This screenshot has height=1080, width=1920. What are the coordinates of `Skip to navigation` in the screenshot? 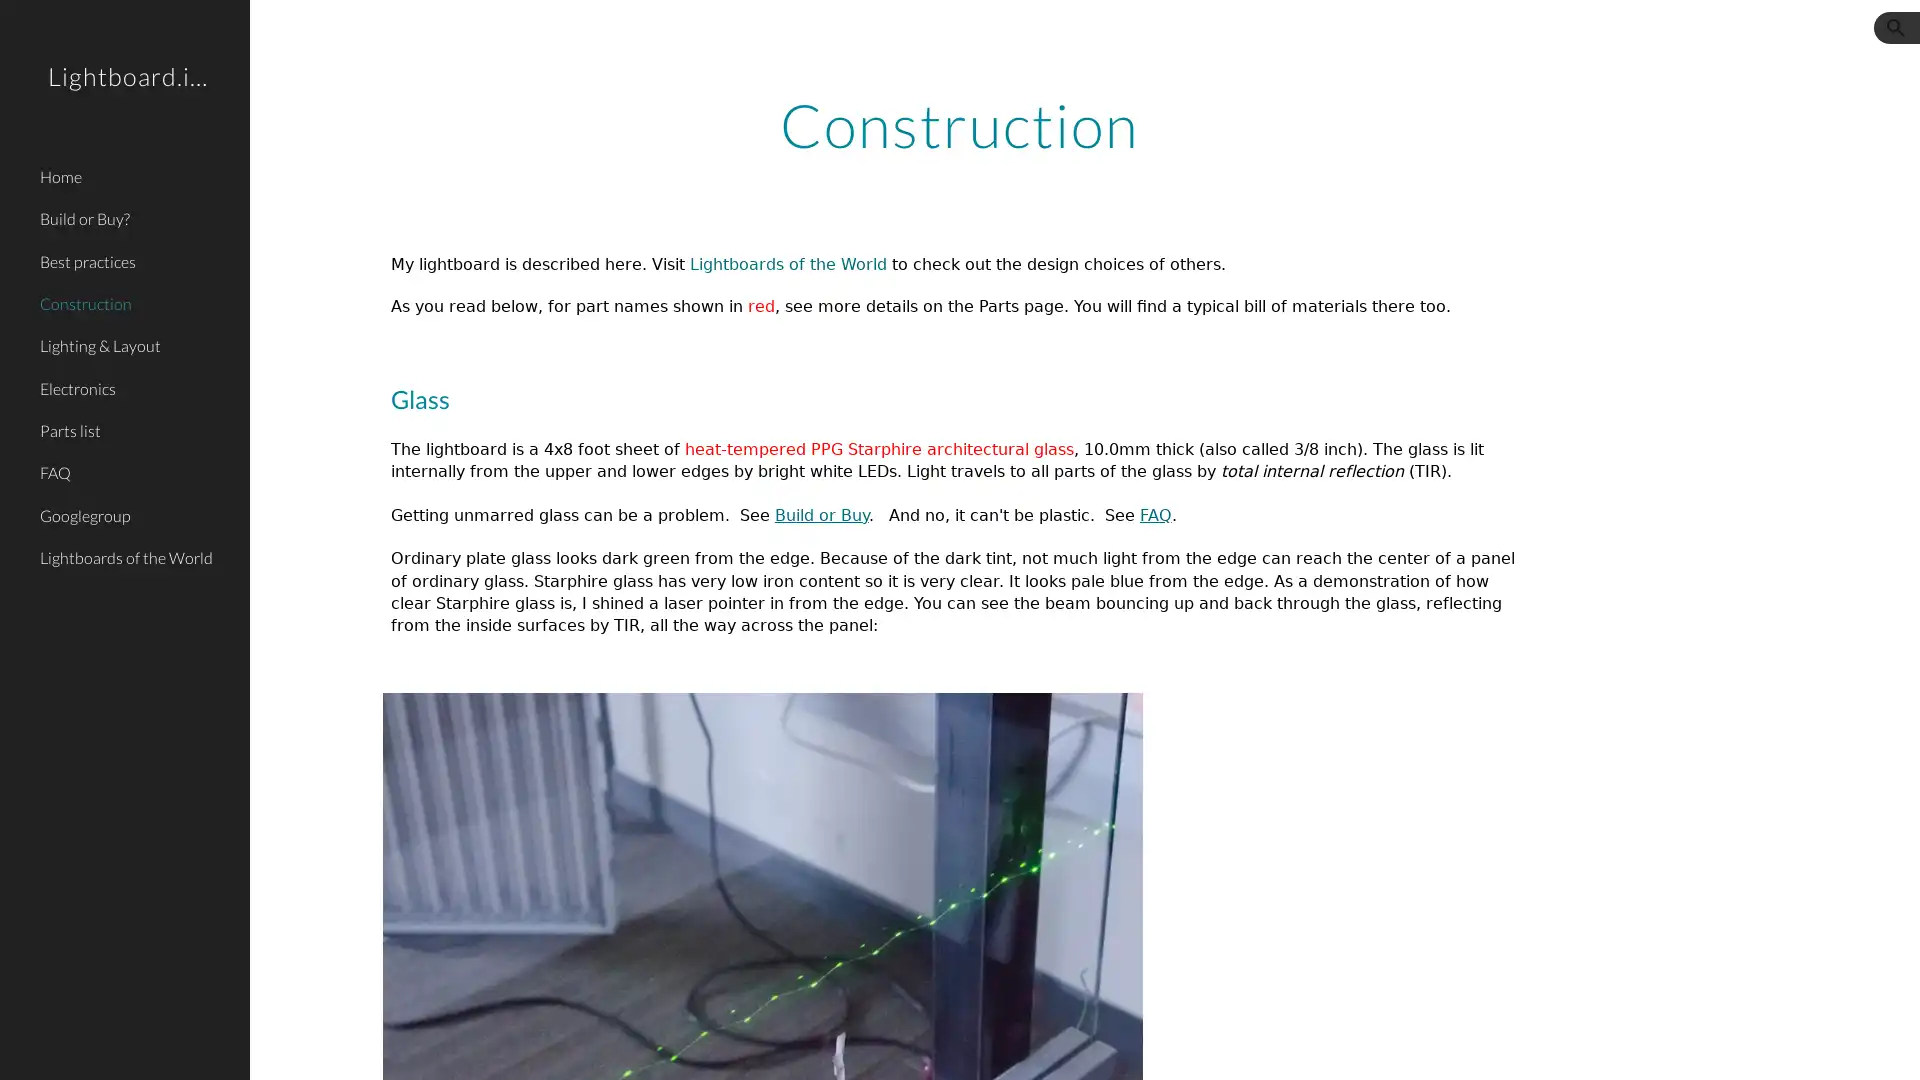 It's located at (1139, 37).